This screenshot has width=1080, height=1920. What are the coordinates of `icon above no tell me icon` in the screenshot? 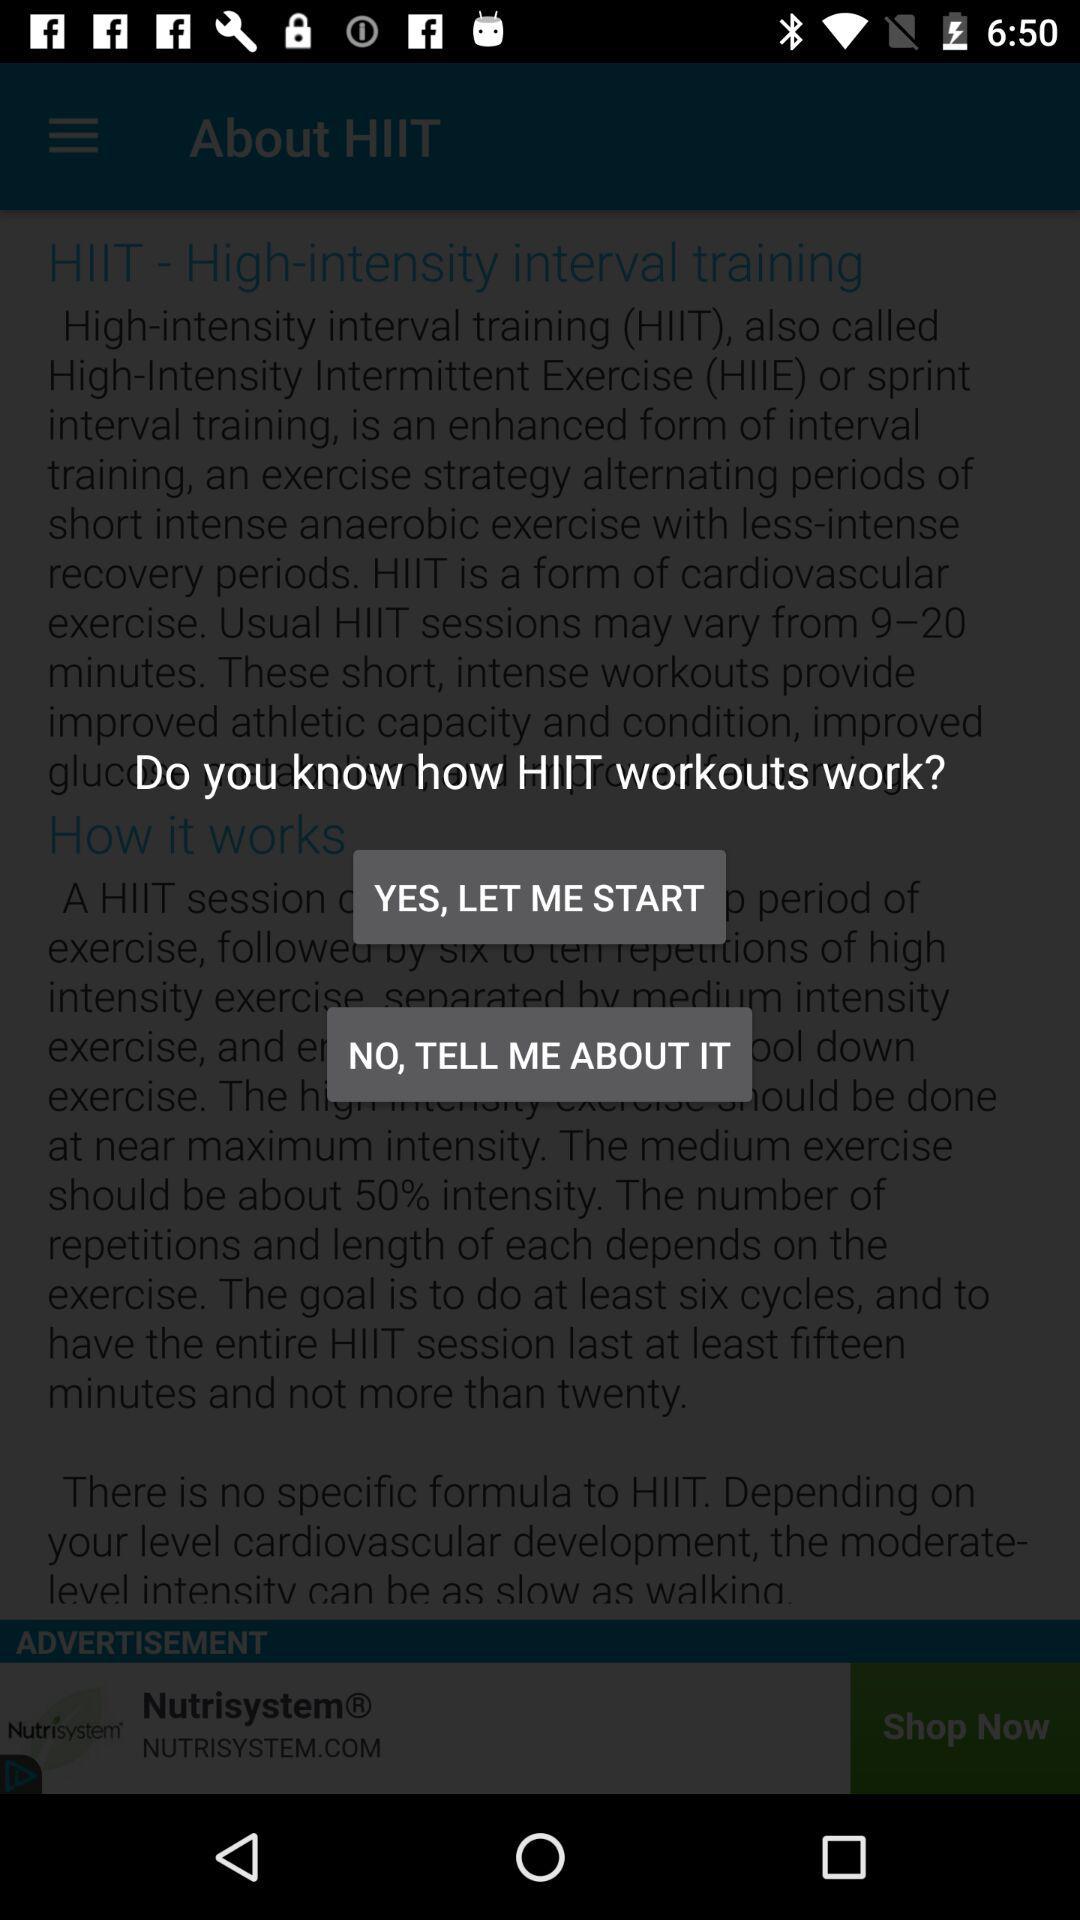 It's located at (538, 896).